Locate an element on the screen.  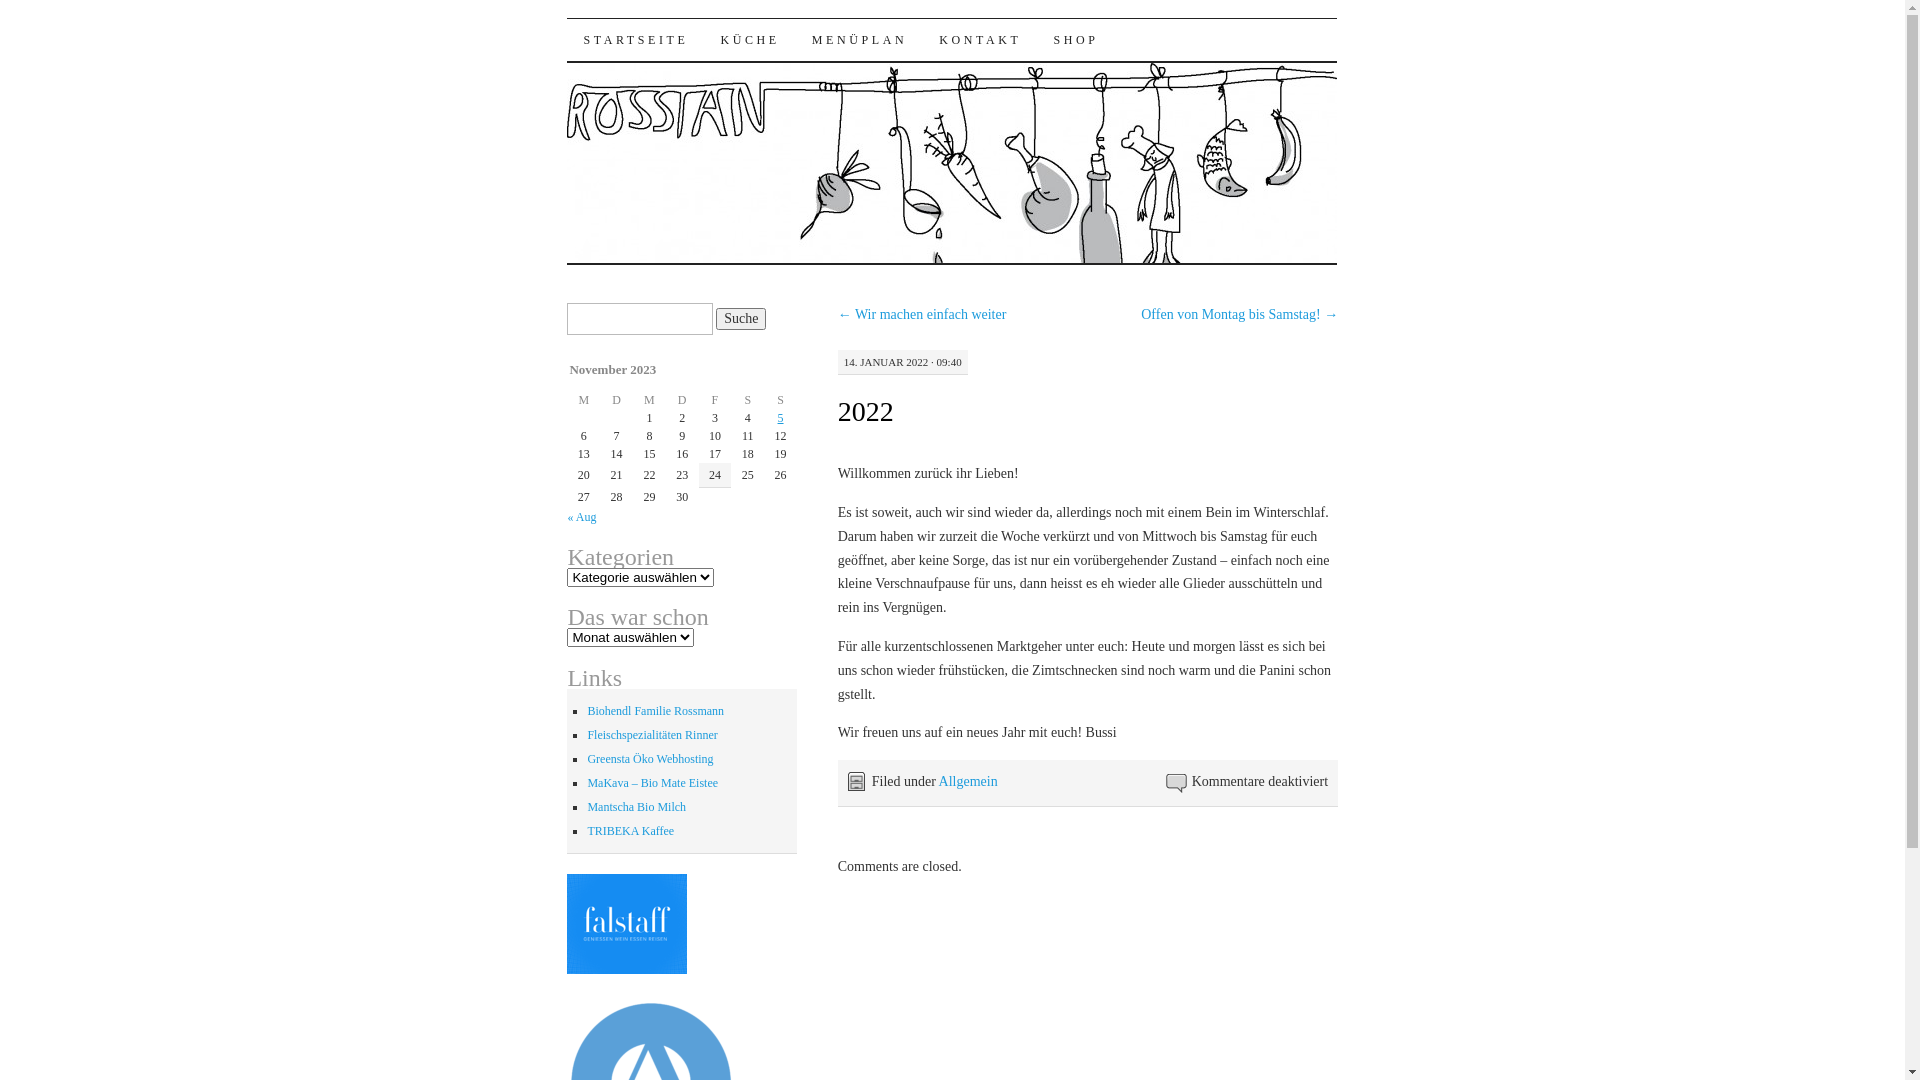
'SHOP' is located at coordinates (1074, 39).